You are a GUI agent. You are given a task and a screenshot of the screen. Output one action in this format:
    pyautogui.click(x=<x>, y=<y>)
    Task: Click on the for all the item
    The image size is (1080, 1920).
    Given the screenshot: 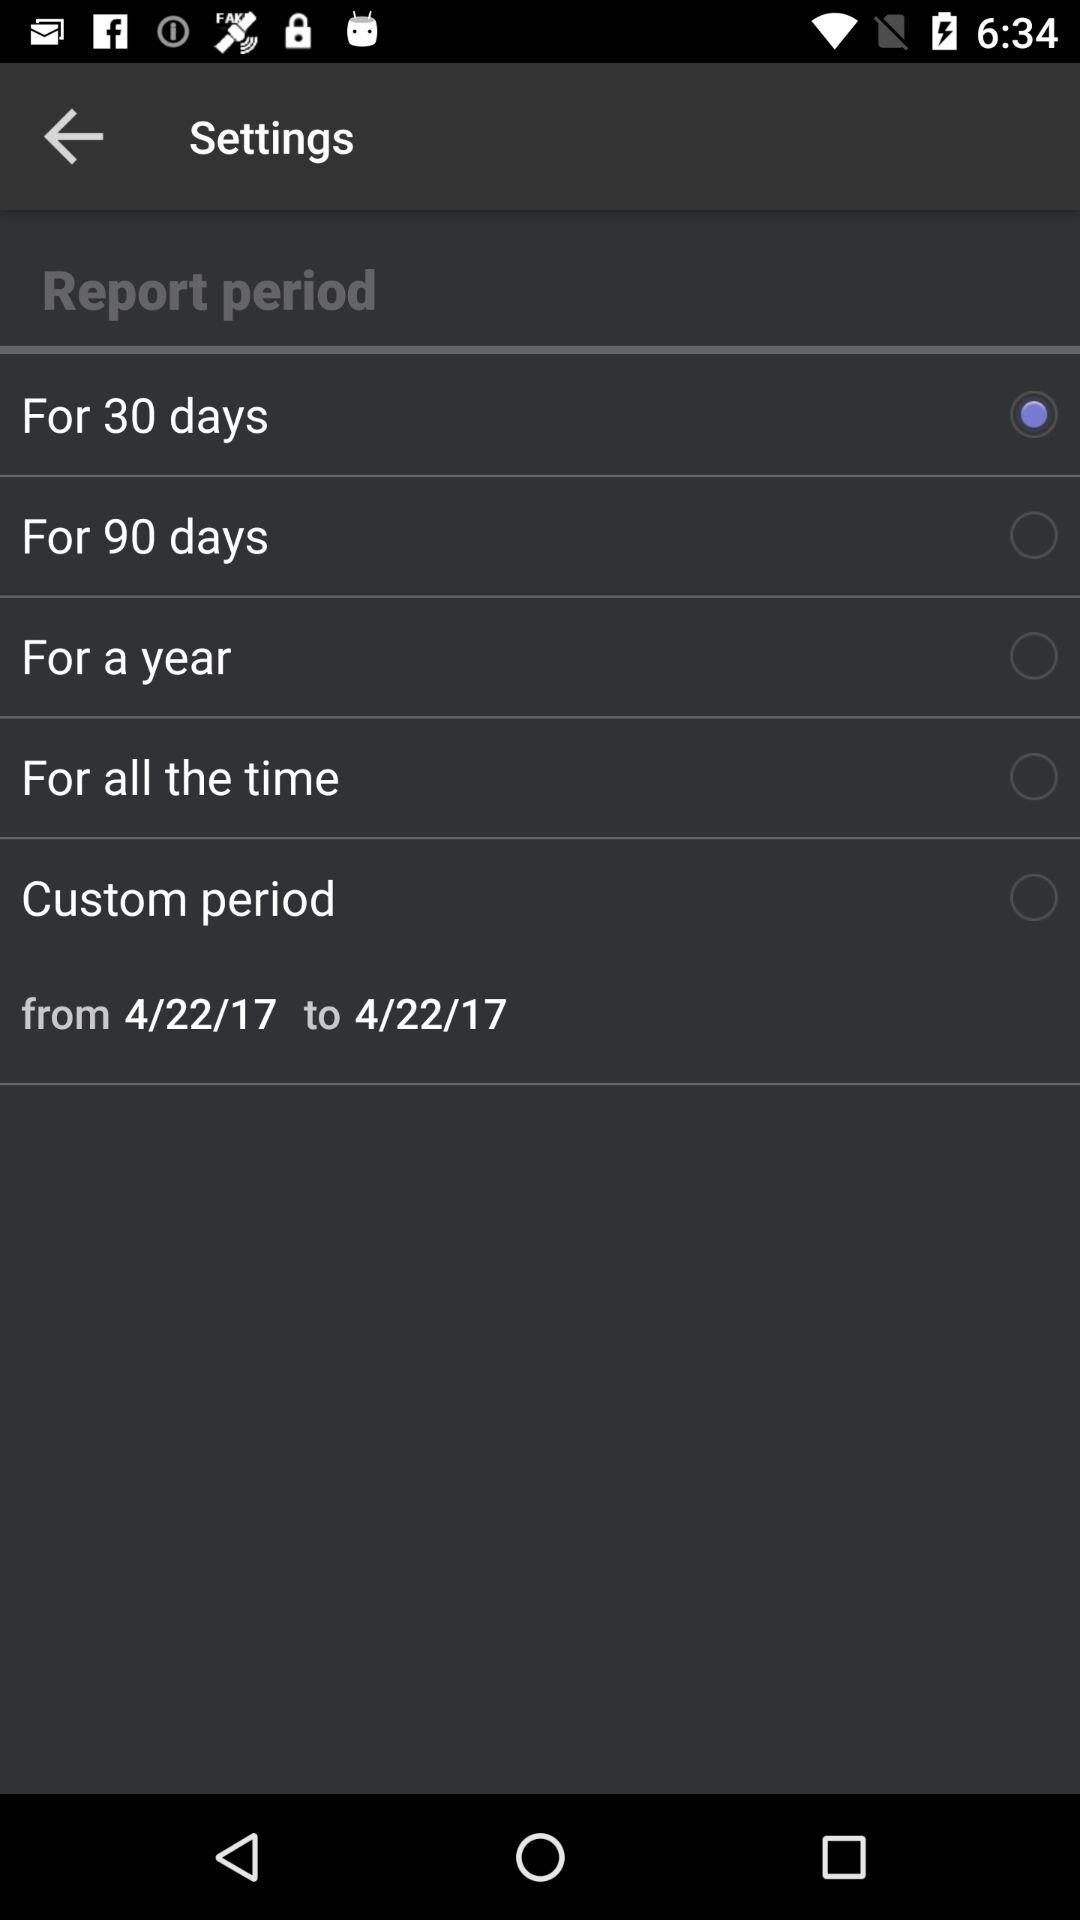 What is the action you would take?
    pyautogui.click(x=540, y=775)
    